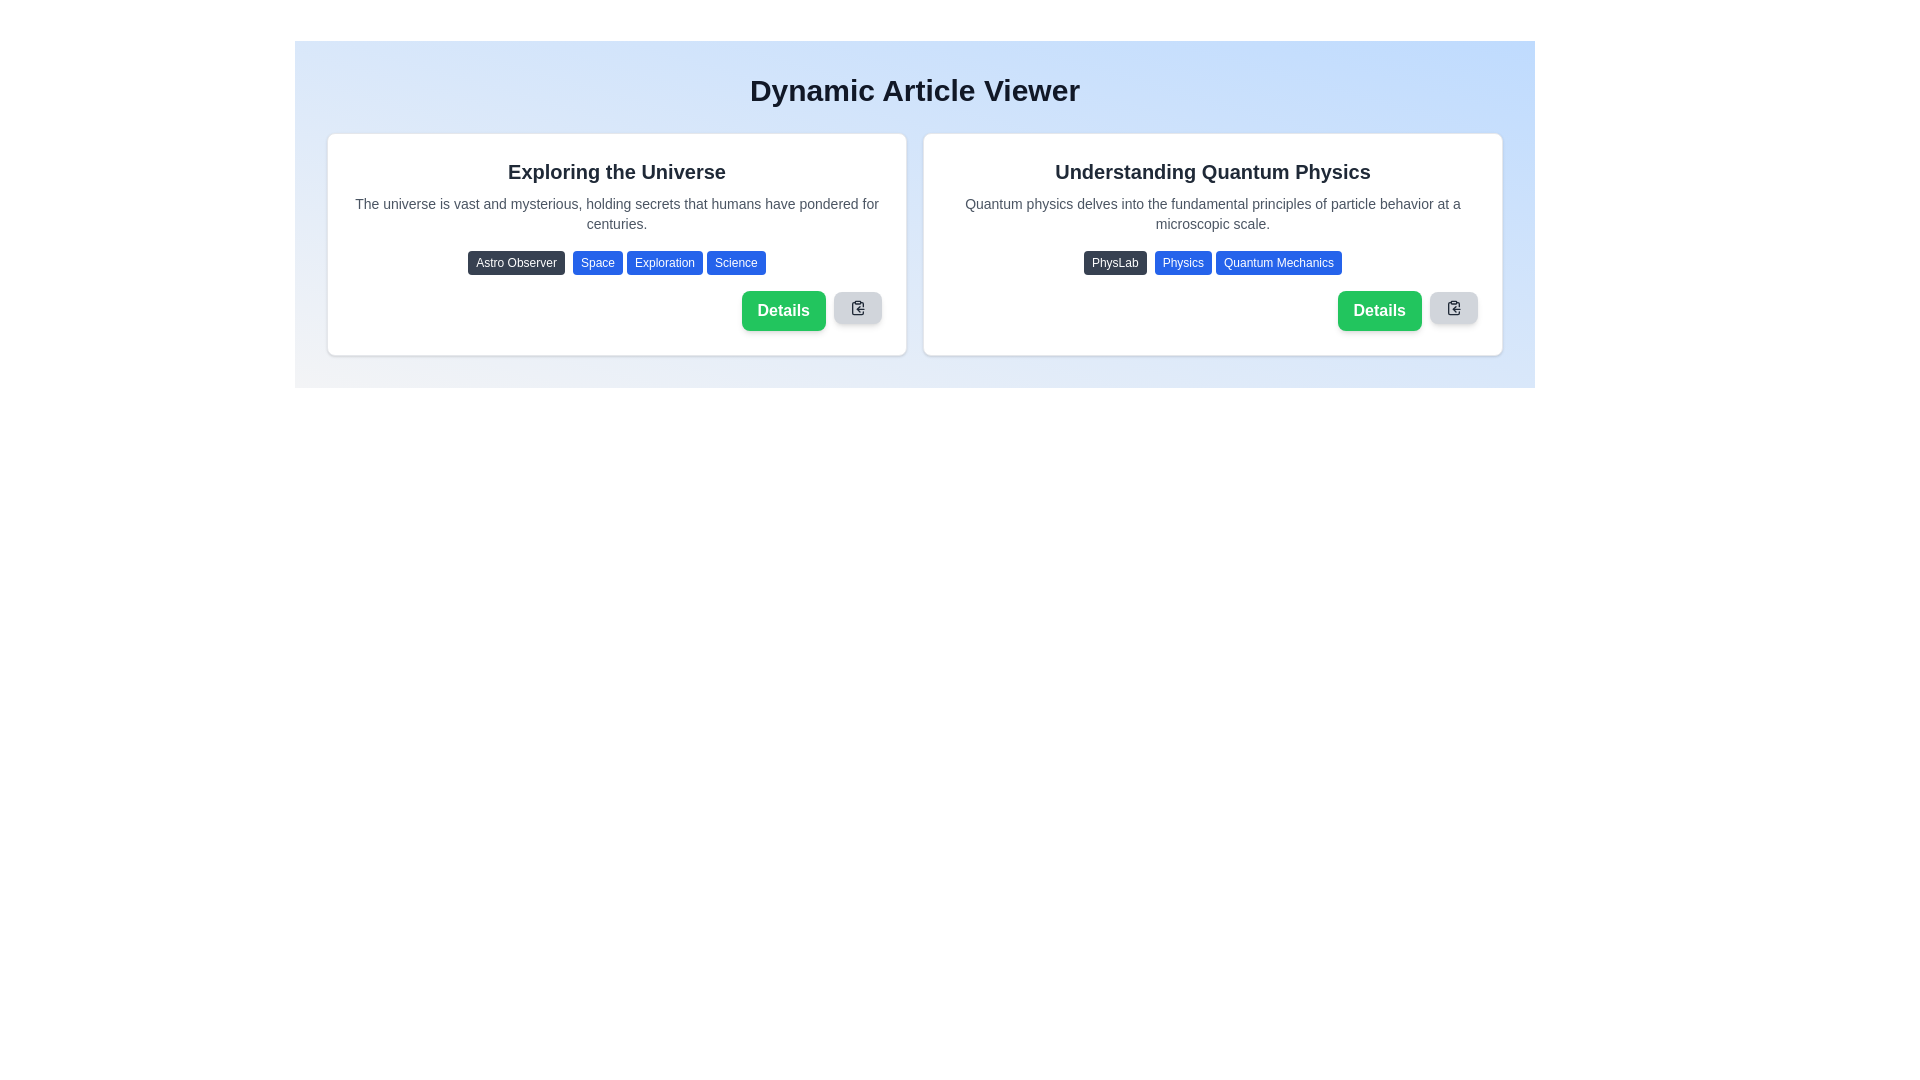  I want to click on the tag or label element that categorizes or provides context within the 'Understanding Quantum Physics' section, positioned to the right of the 'Physics' badge, so click(1278, 261).